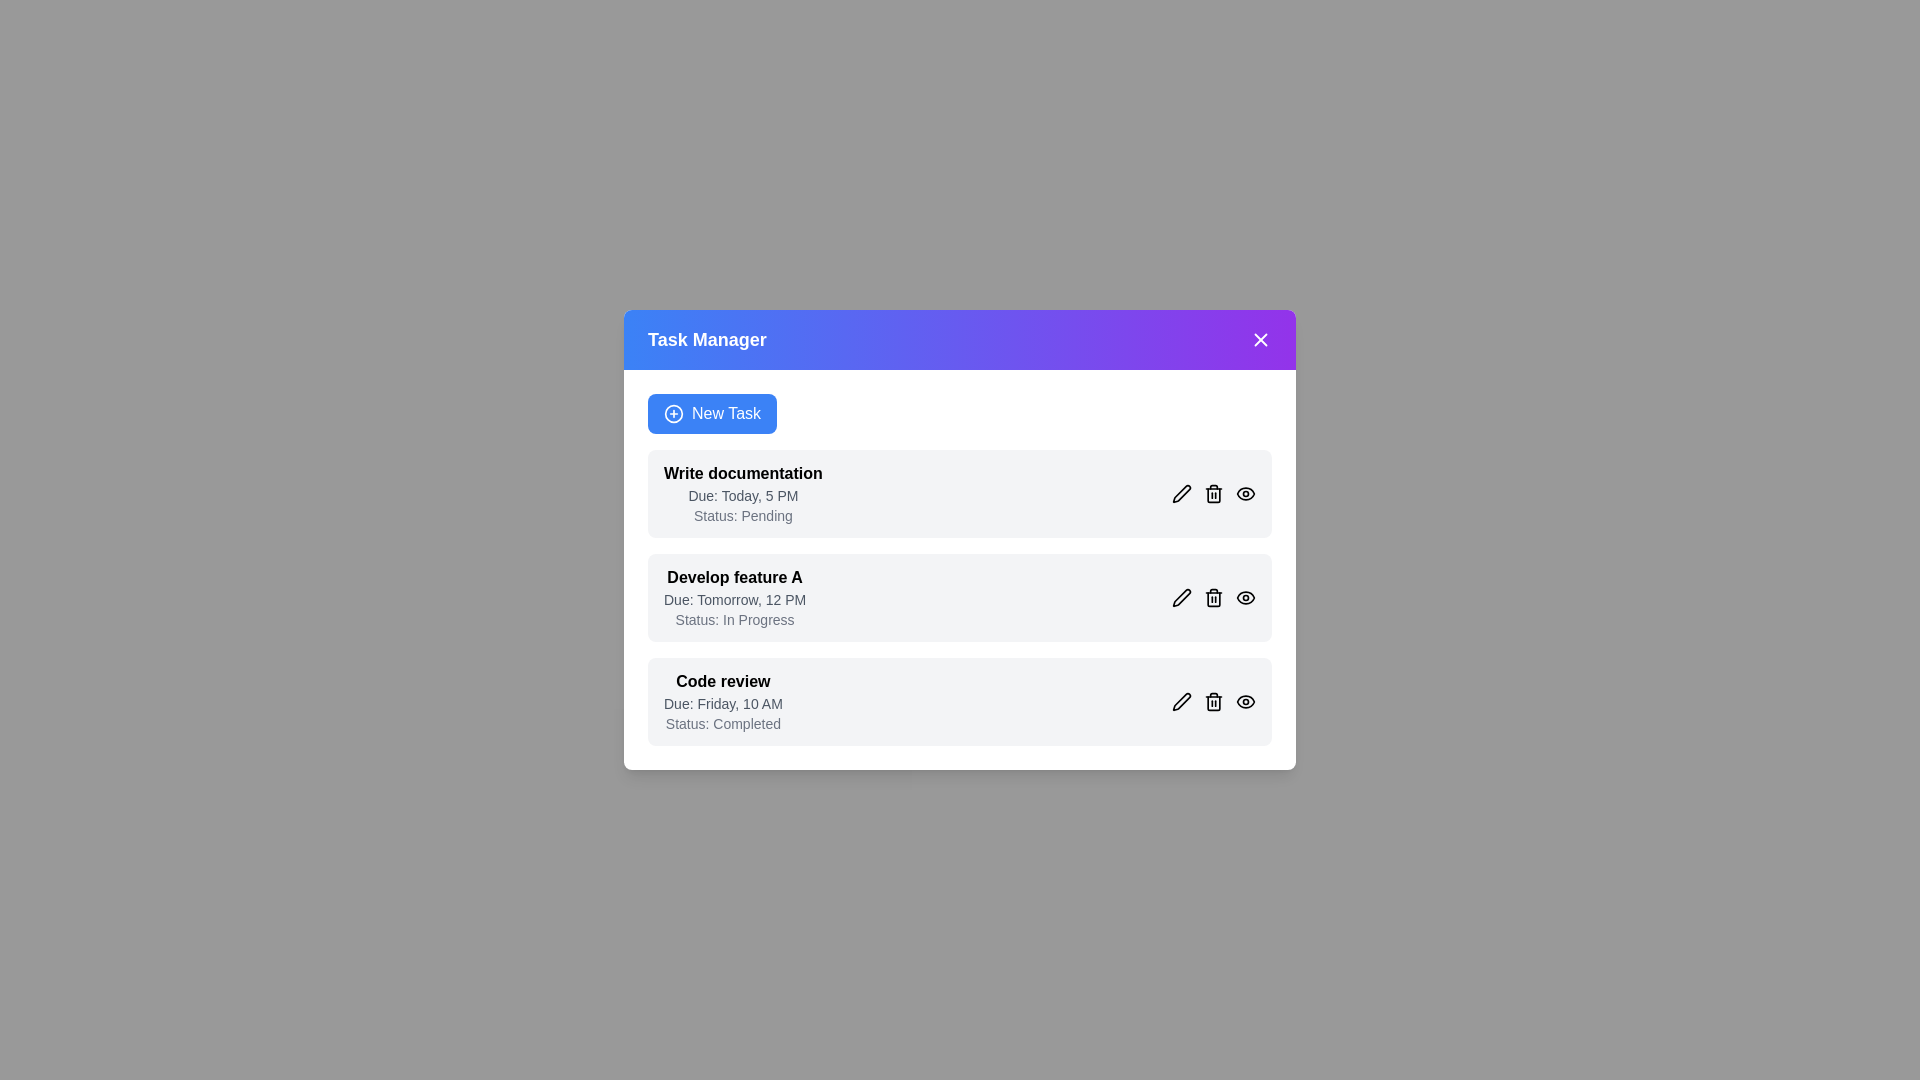  Describe the element at coordinates (1181, 493) in the screenshot. I see `'Edit' button next to the task 'Write documentation' to edit its details` at that location.